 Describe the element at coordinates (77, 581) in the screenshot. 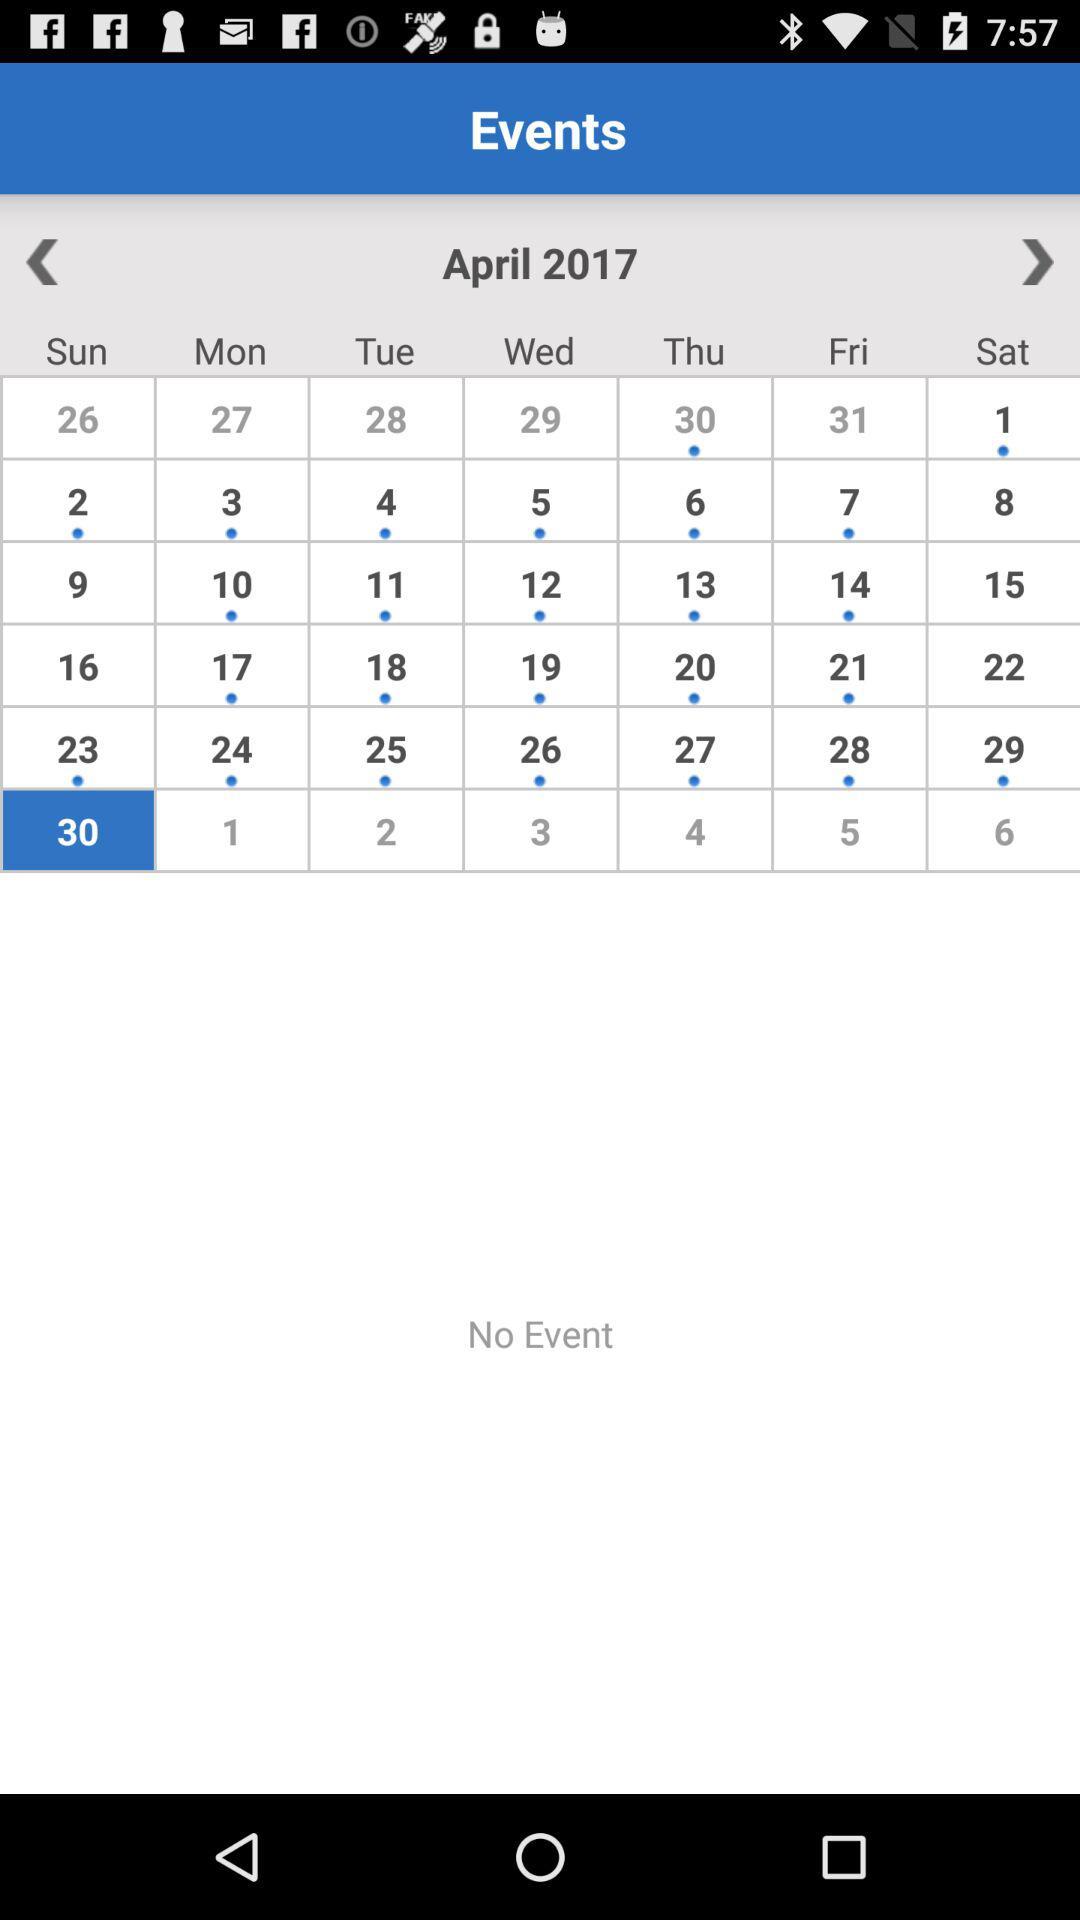

I see `item next to 3` at that location.